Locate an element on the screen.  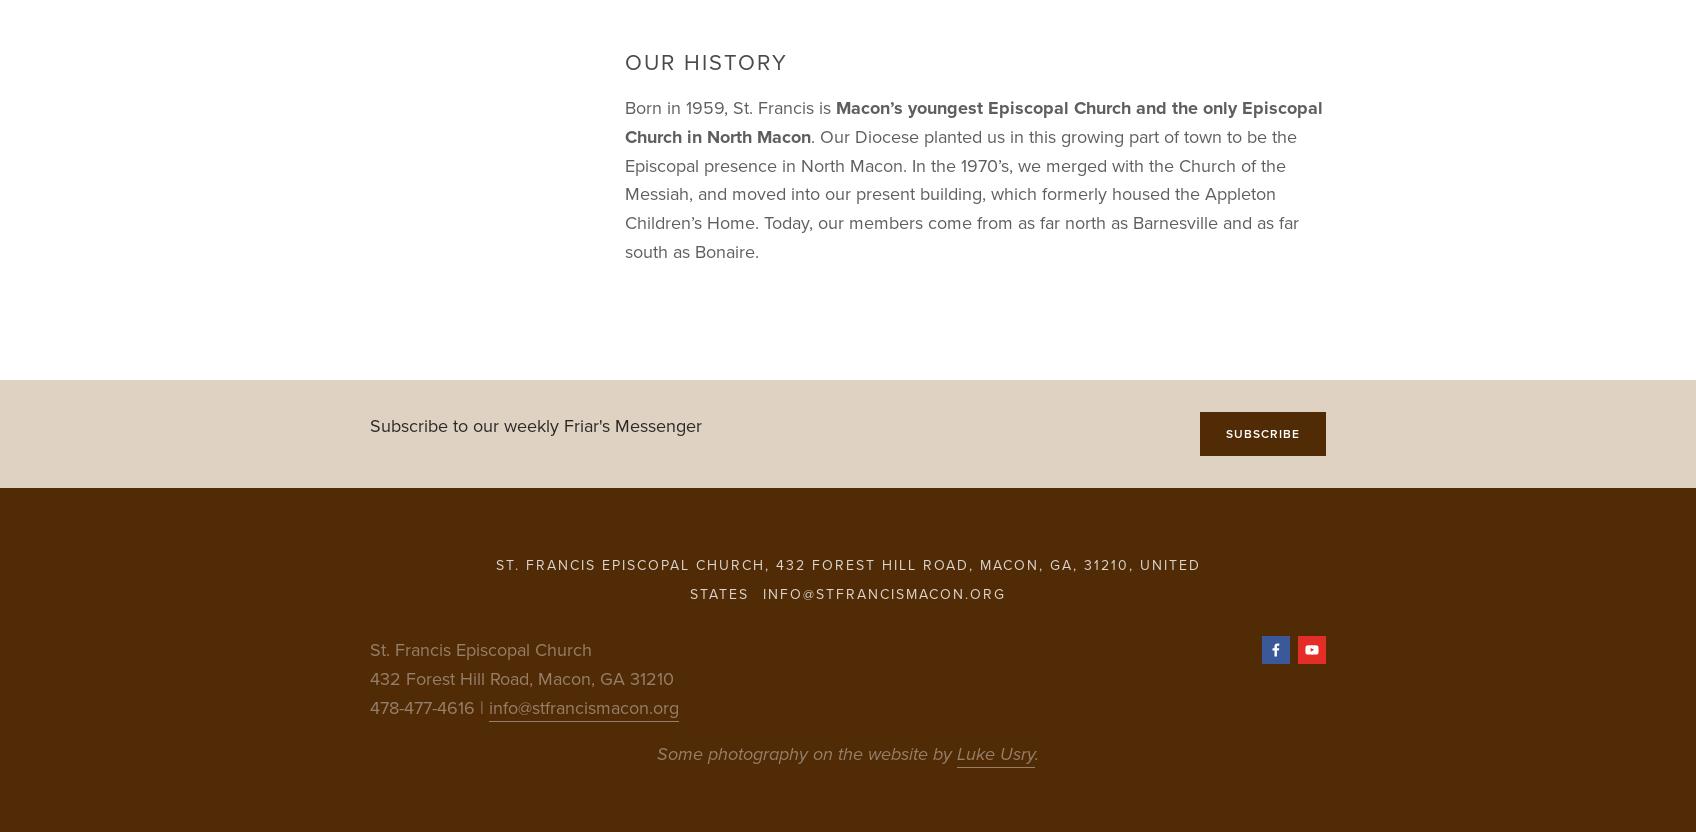
'St. Francis Episcopal Church, 432 Forest Hill Road, Macon, GA, 31210, United States' is located at coordinates (846, 577).